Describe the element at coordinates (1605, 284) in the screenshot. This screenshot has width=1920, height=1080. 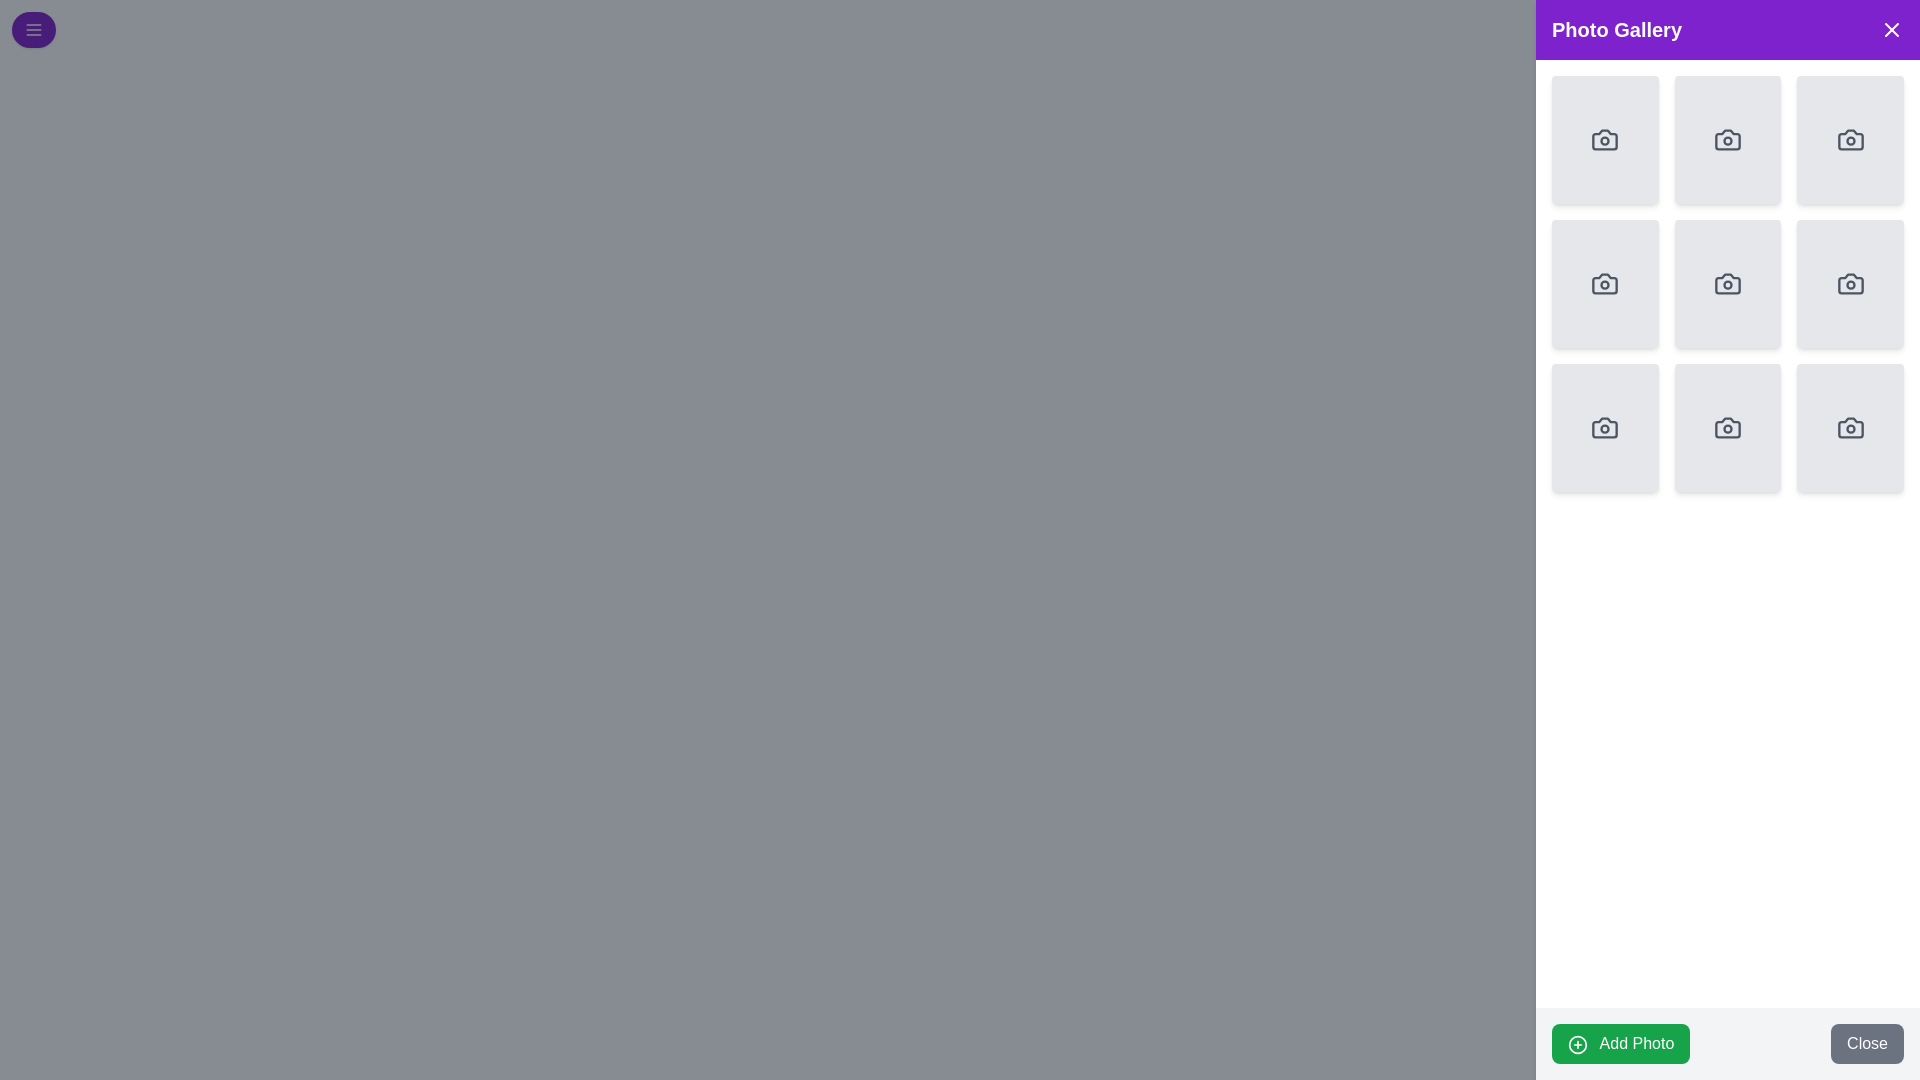
I see `the light gray card with rounded corners containing a centered dark gray camera icon located in the second row, first column of the grid on the right side of the application interface` at that location.